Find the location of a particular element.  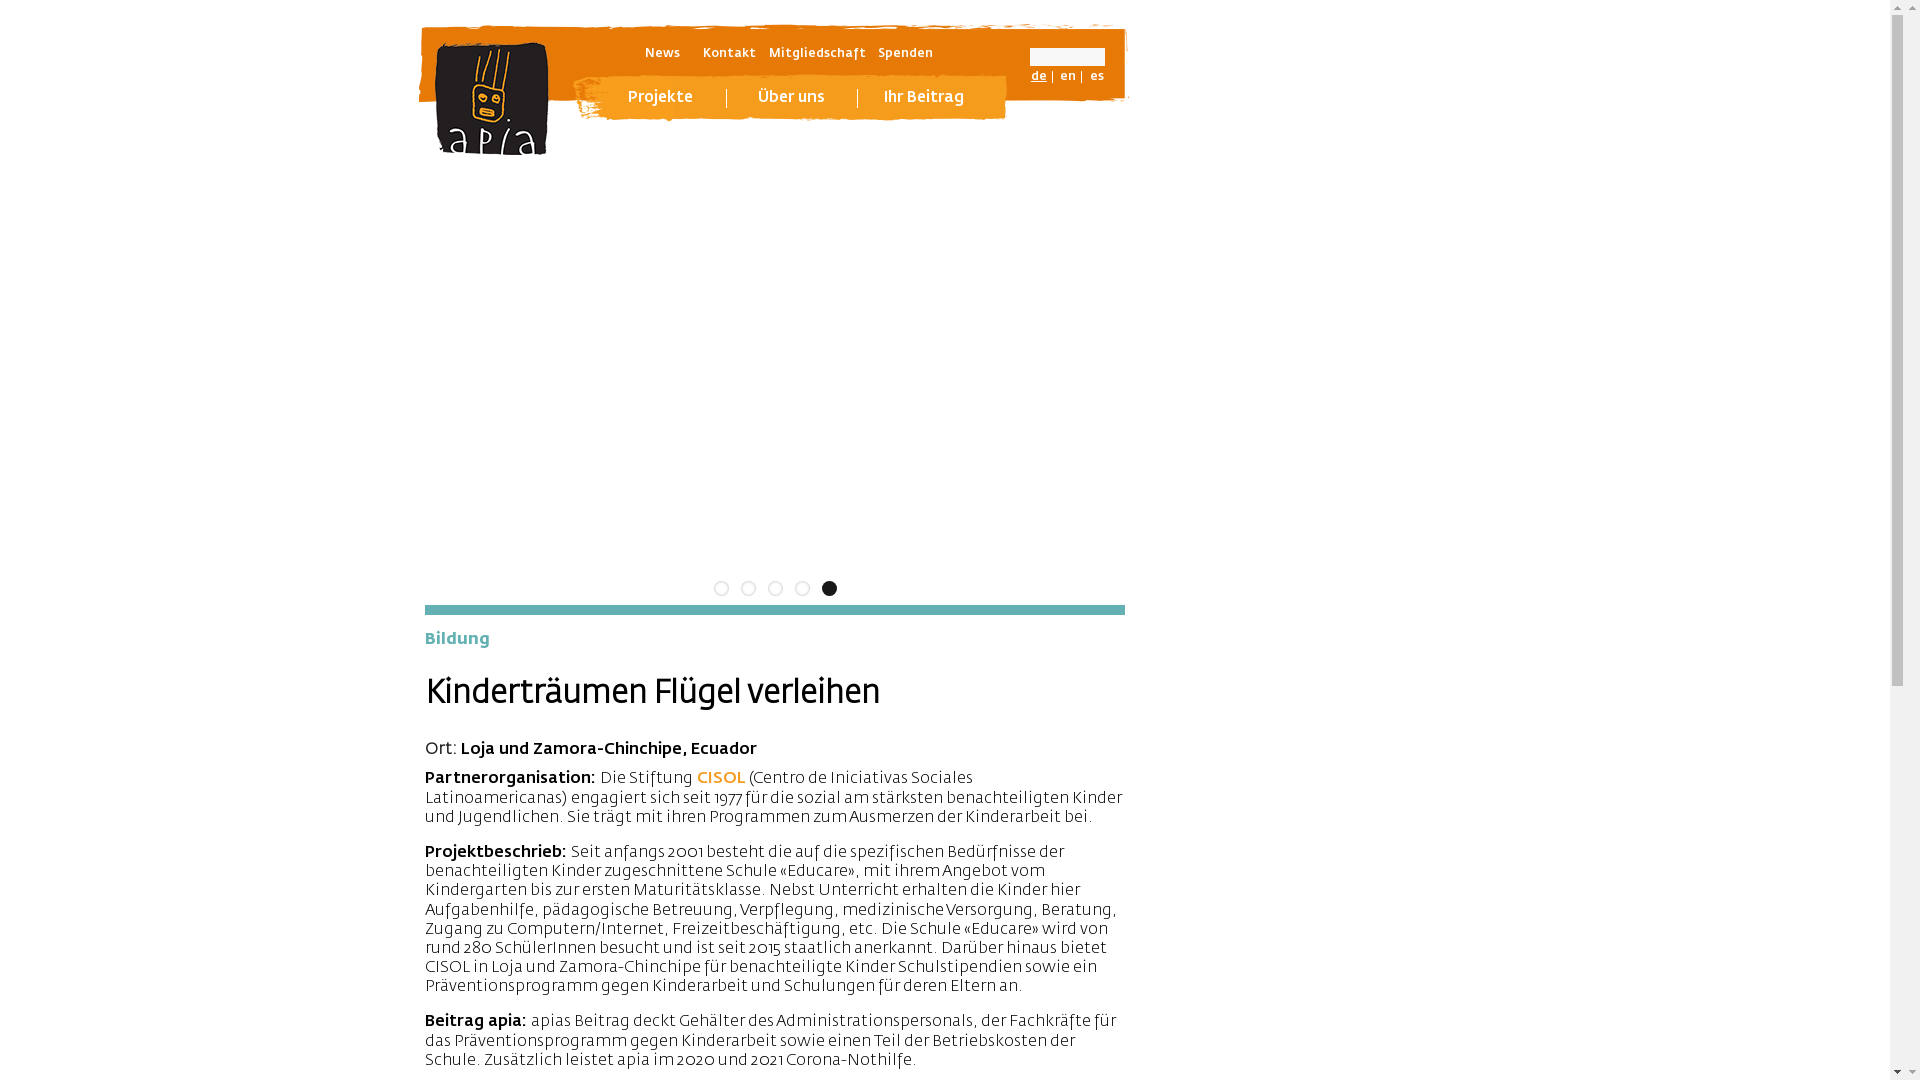

'de' is located at coordinates (1038, 76).